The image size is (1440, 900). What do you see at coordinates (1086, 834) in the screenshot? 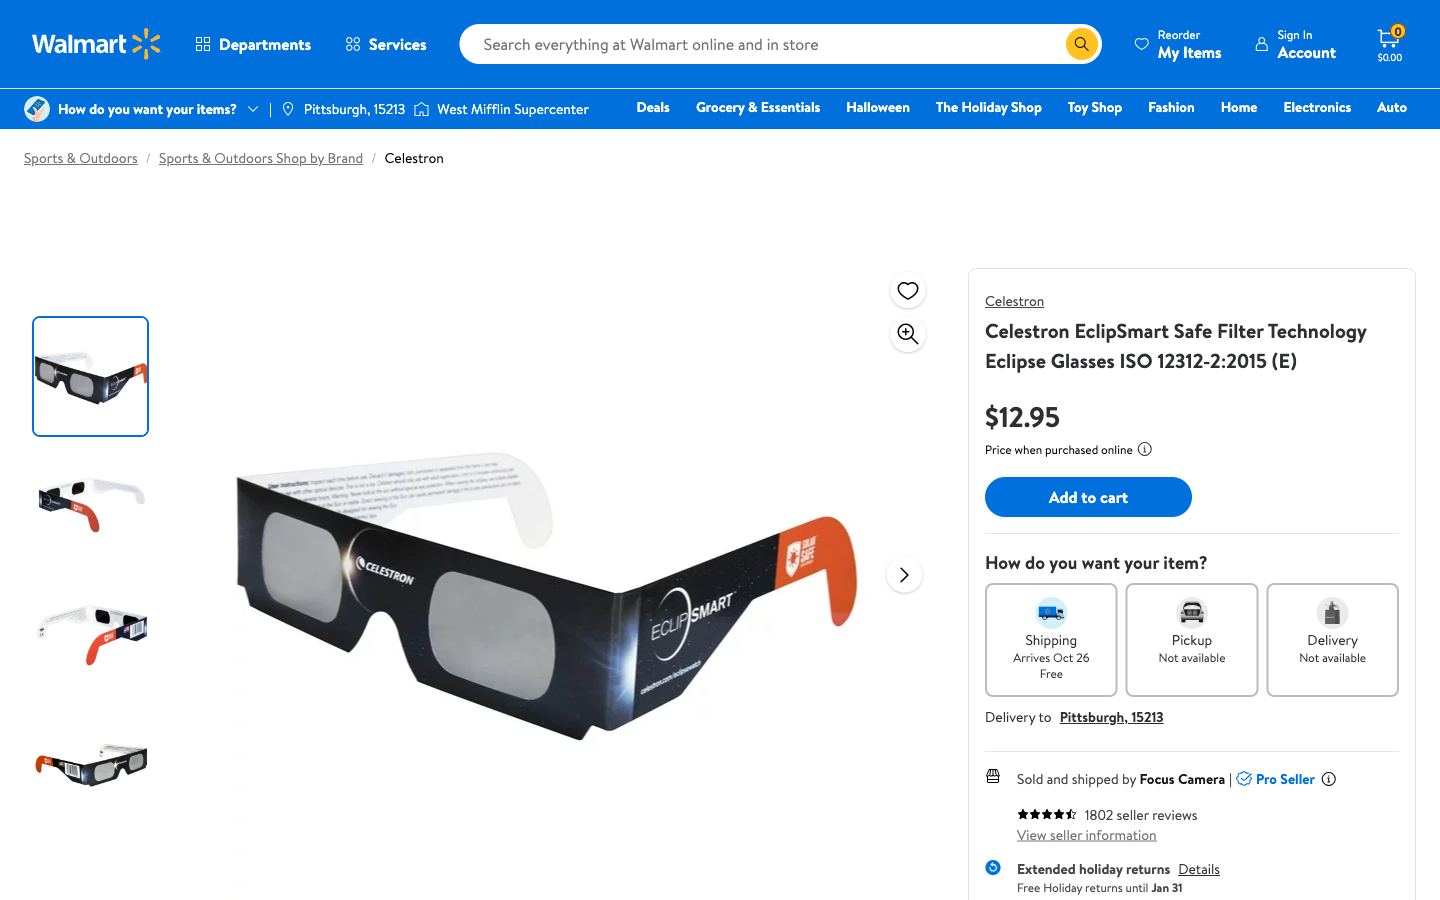
I see `Look at the information about the seller` at bounding box center [1086, 834].